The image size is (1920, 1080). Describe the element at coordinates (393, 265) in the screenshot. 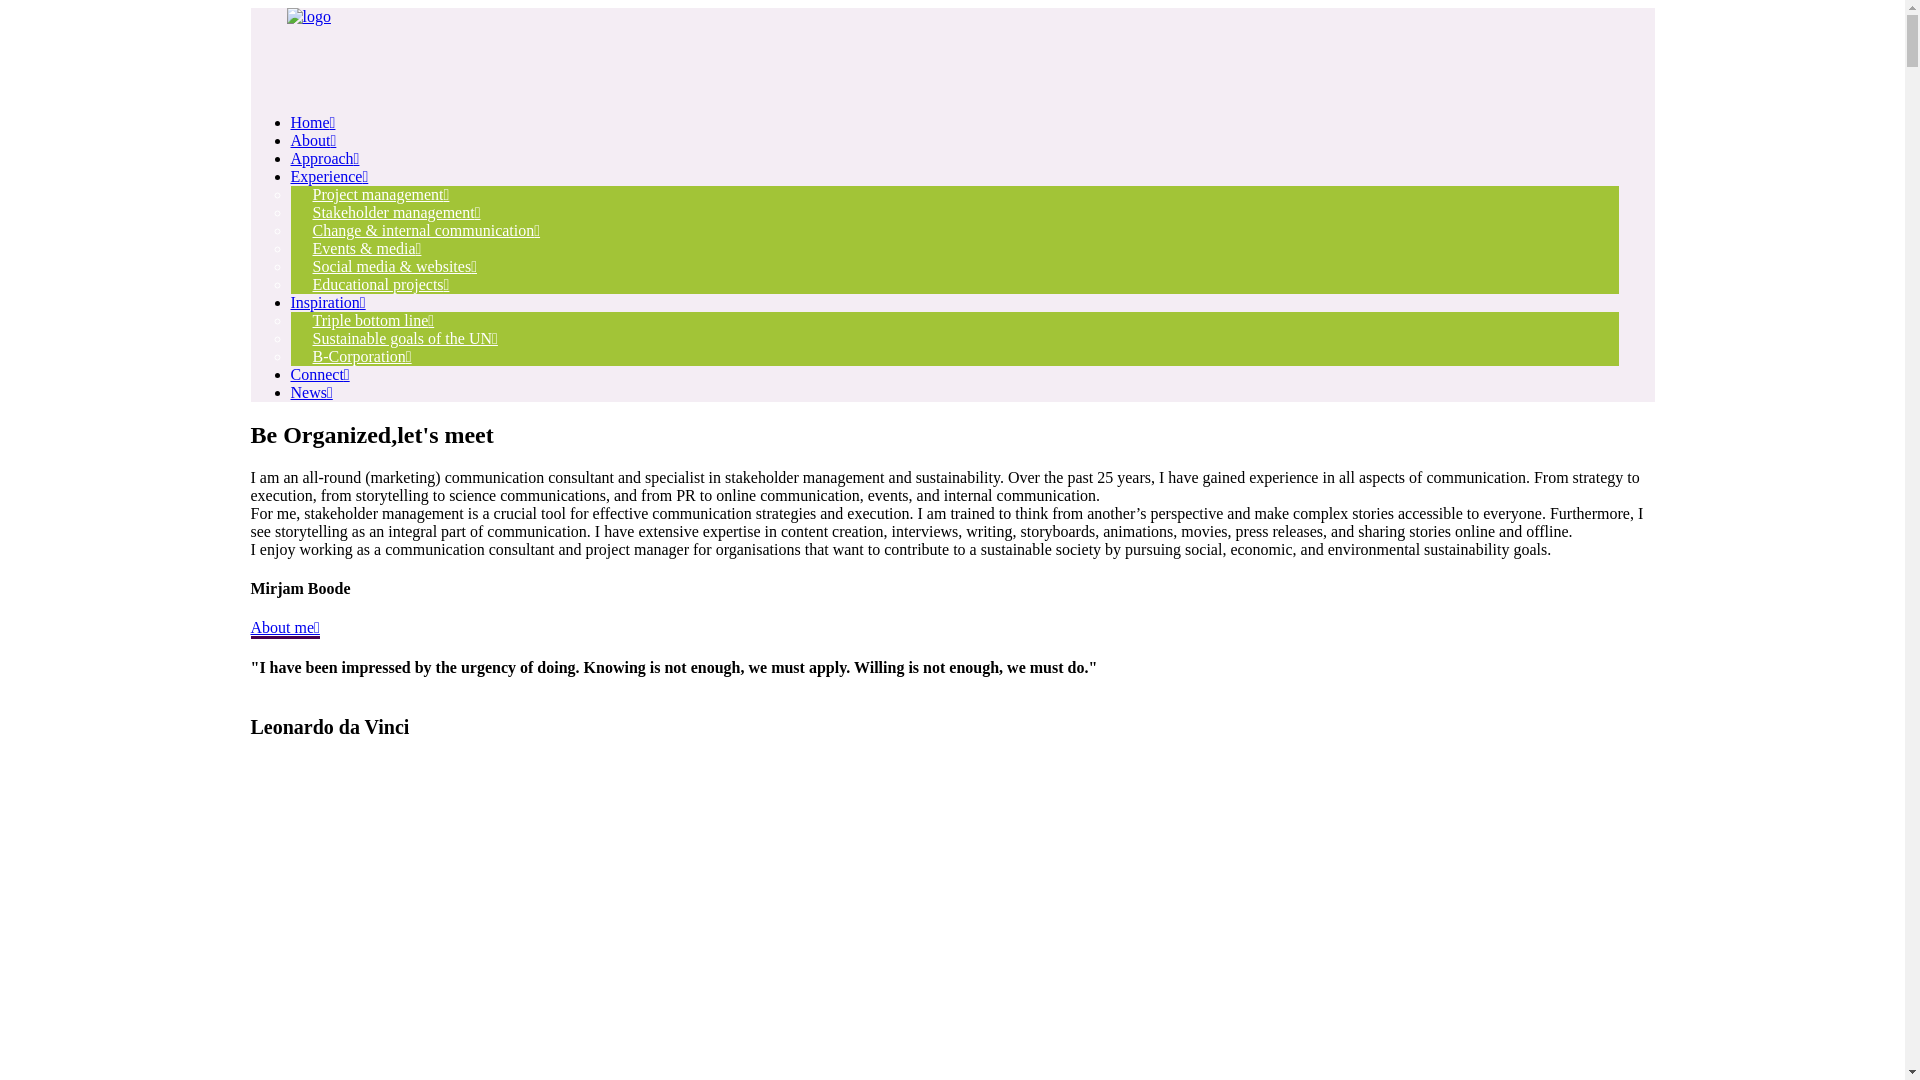

I see `'Social media & websites'` at that location.